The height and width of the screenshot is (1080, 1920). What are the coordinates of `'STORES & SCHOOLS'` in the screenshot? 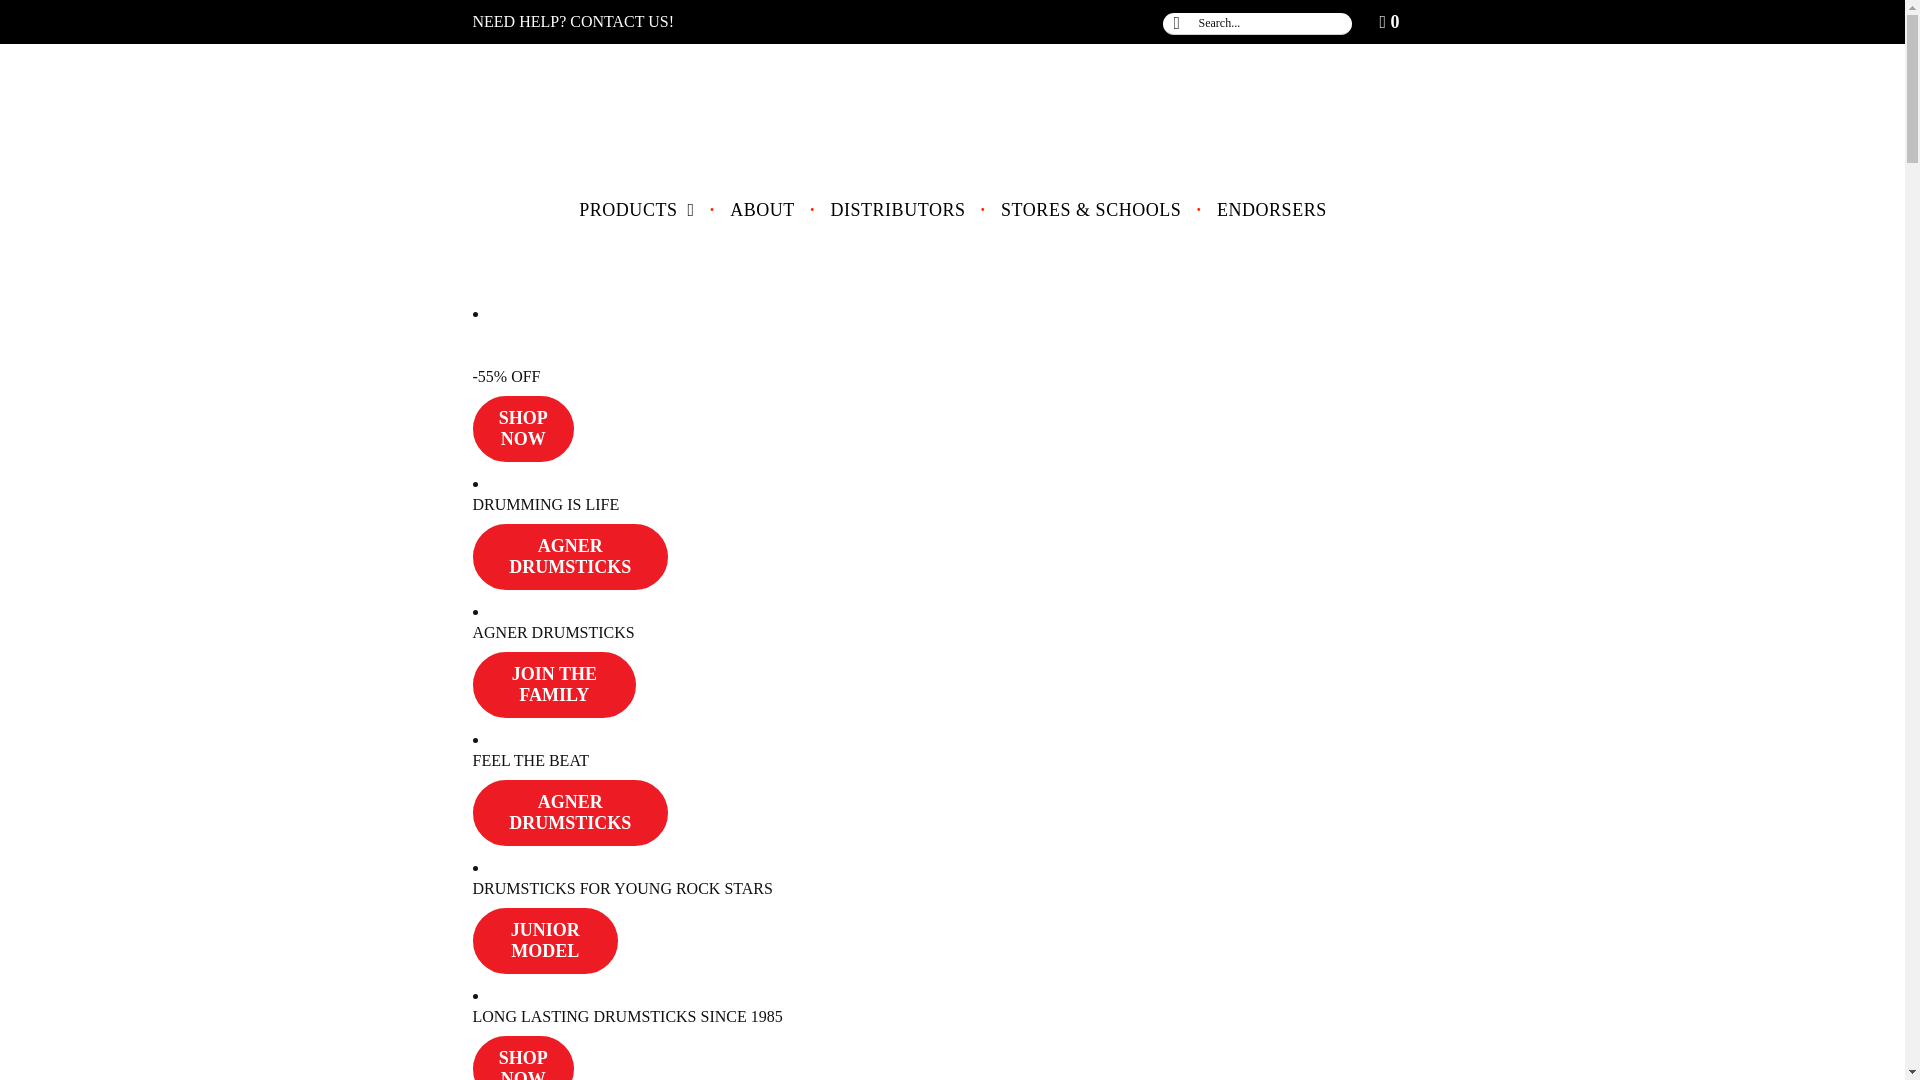 It's located at (1089, 209).